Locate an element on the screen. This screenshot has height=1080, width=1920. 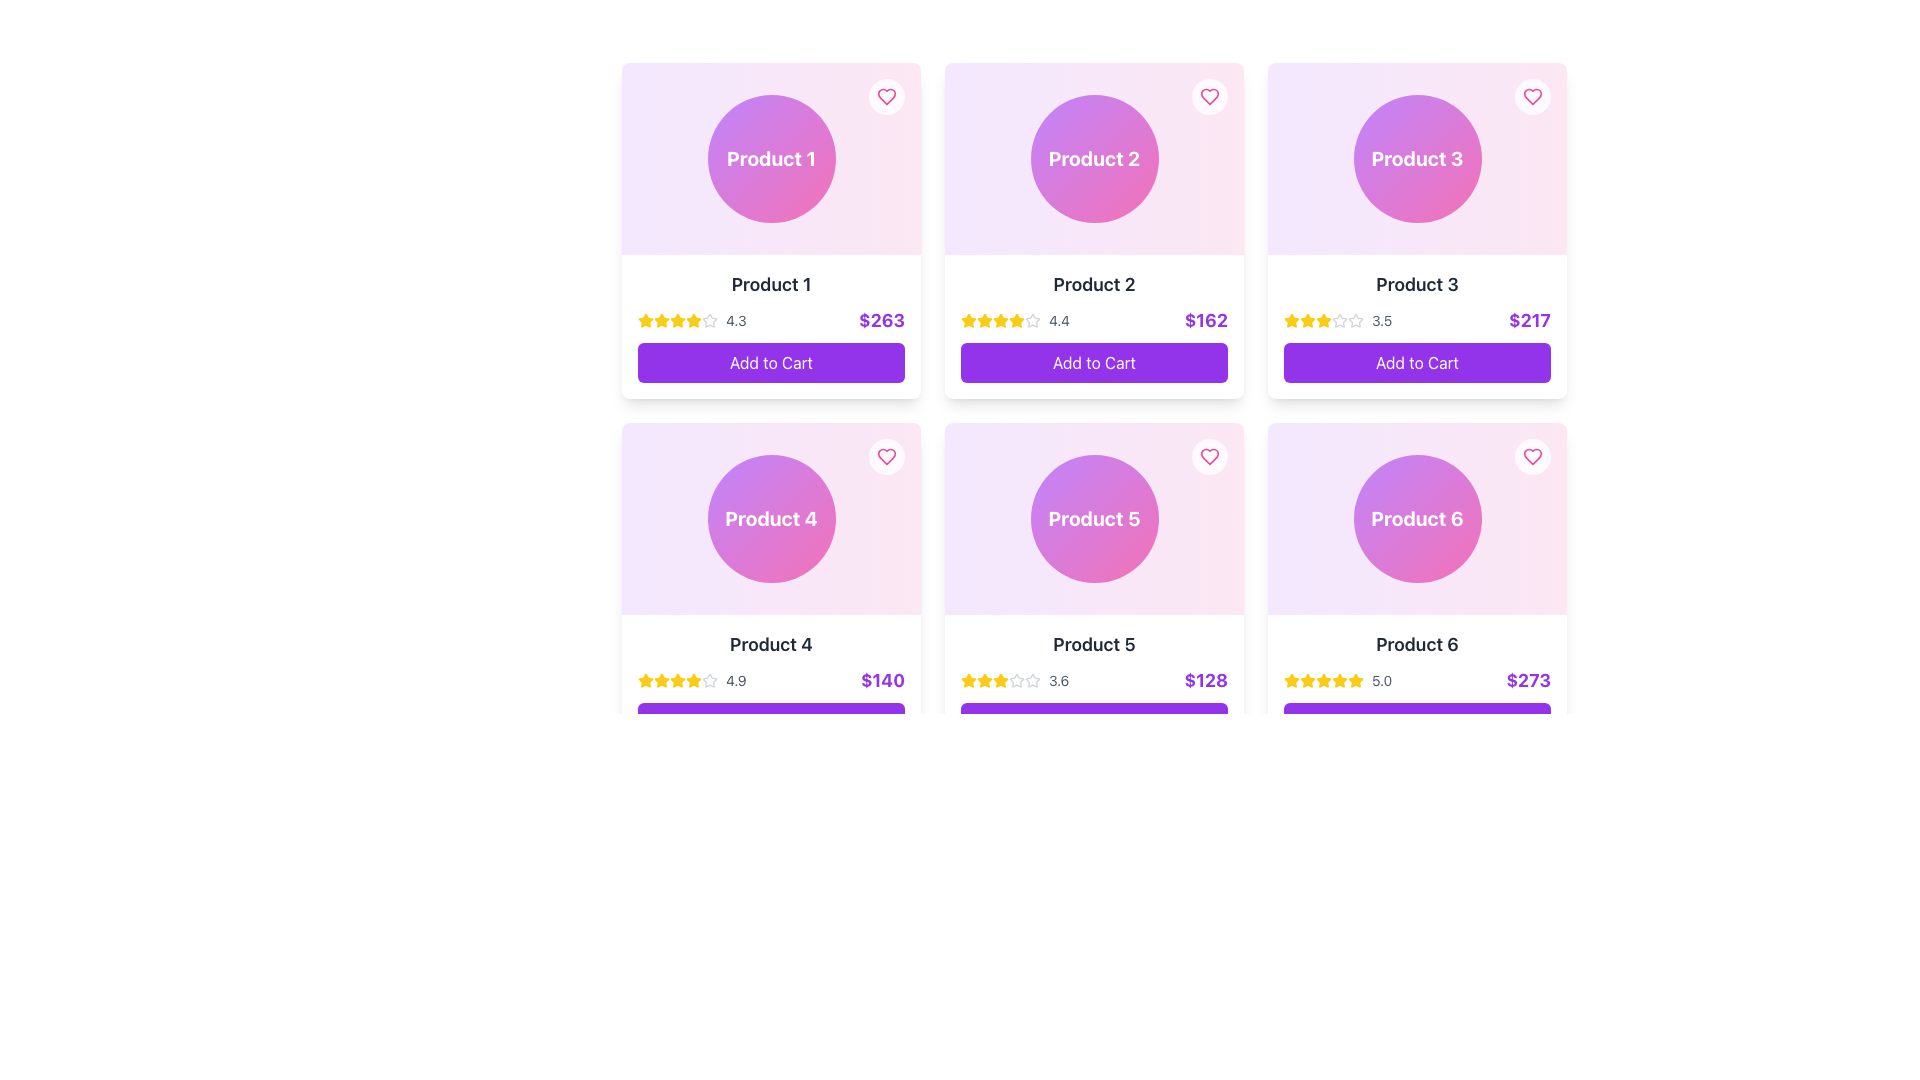
the visual identifier button or label that represents 'Product 5' is located at coordinates (1093, 518).